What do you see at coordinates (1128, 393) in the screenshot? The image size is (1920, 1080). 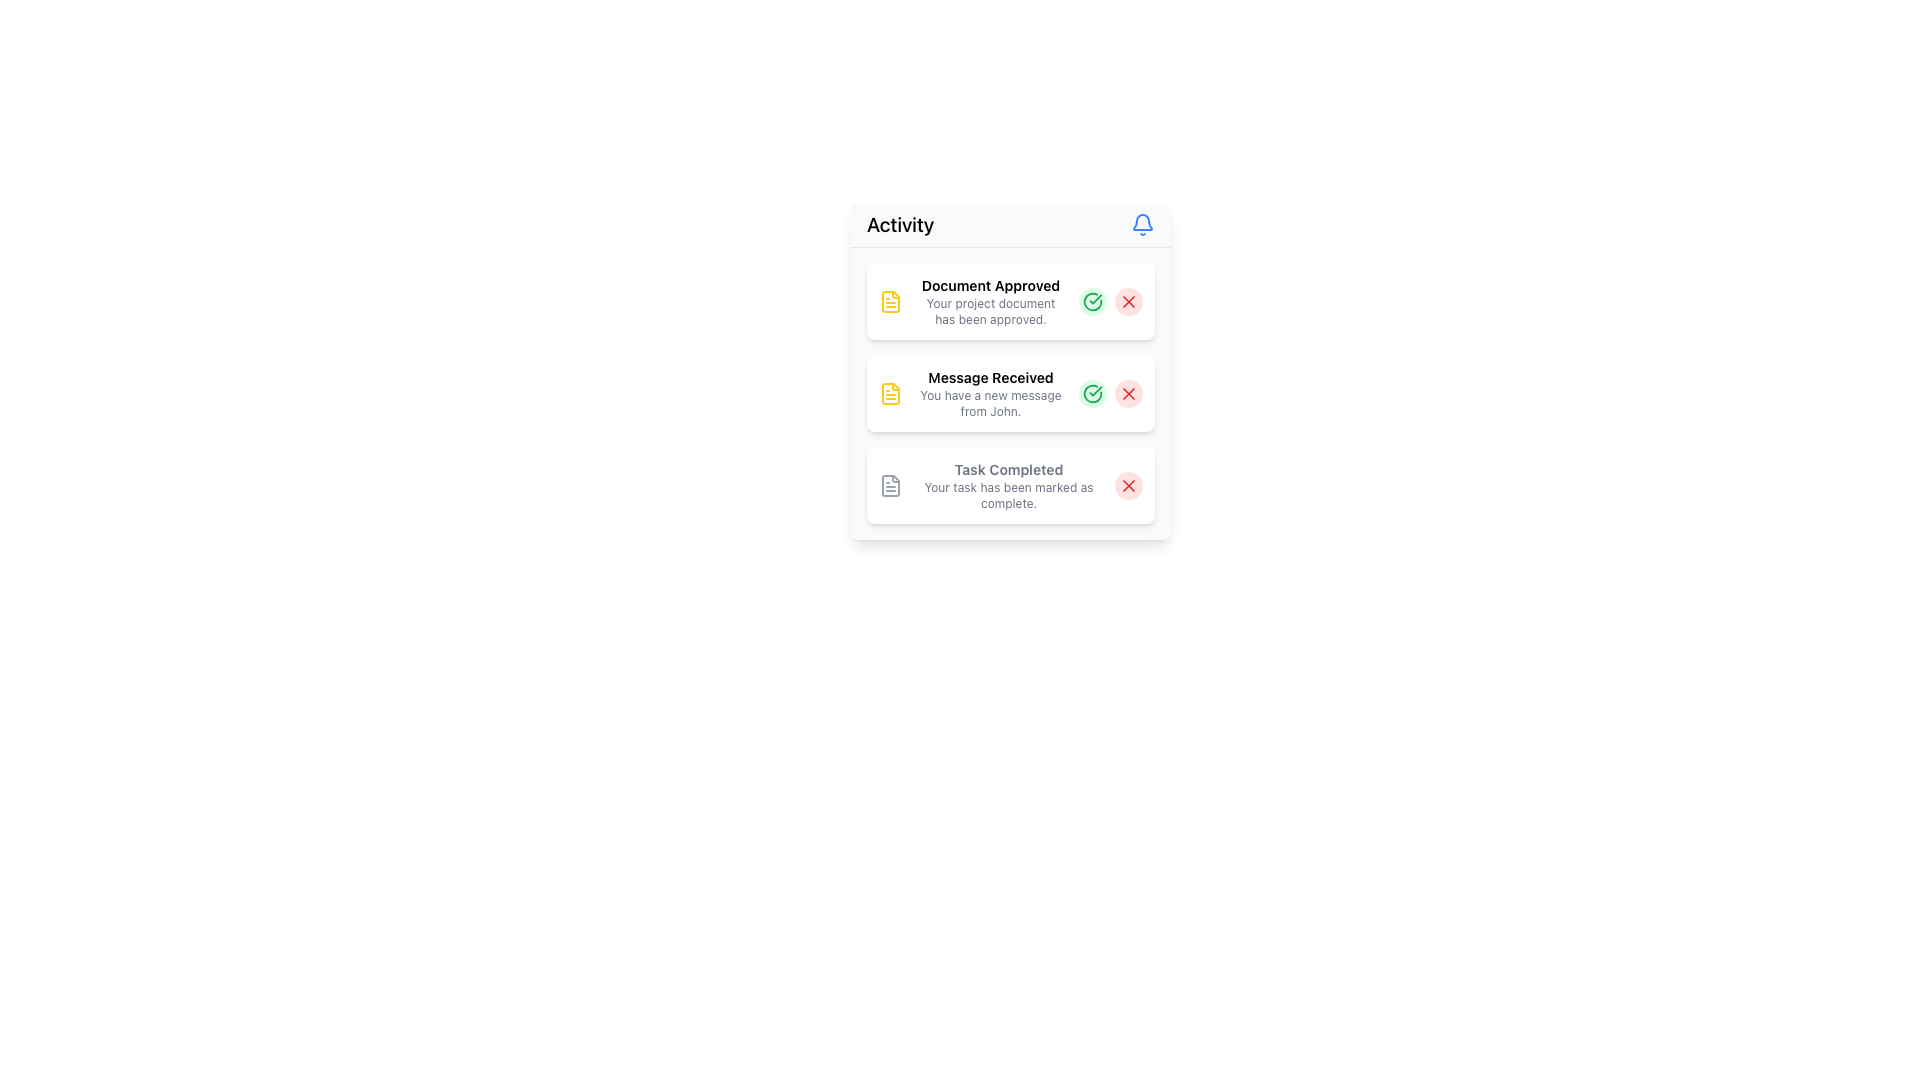 I see `the dismiss button (icon-based) located in the top-right corner of the 'Message Received' notification entry` at bounding box center [1128, 393].